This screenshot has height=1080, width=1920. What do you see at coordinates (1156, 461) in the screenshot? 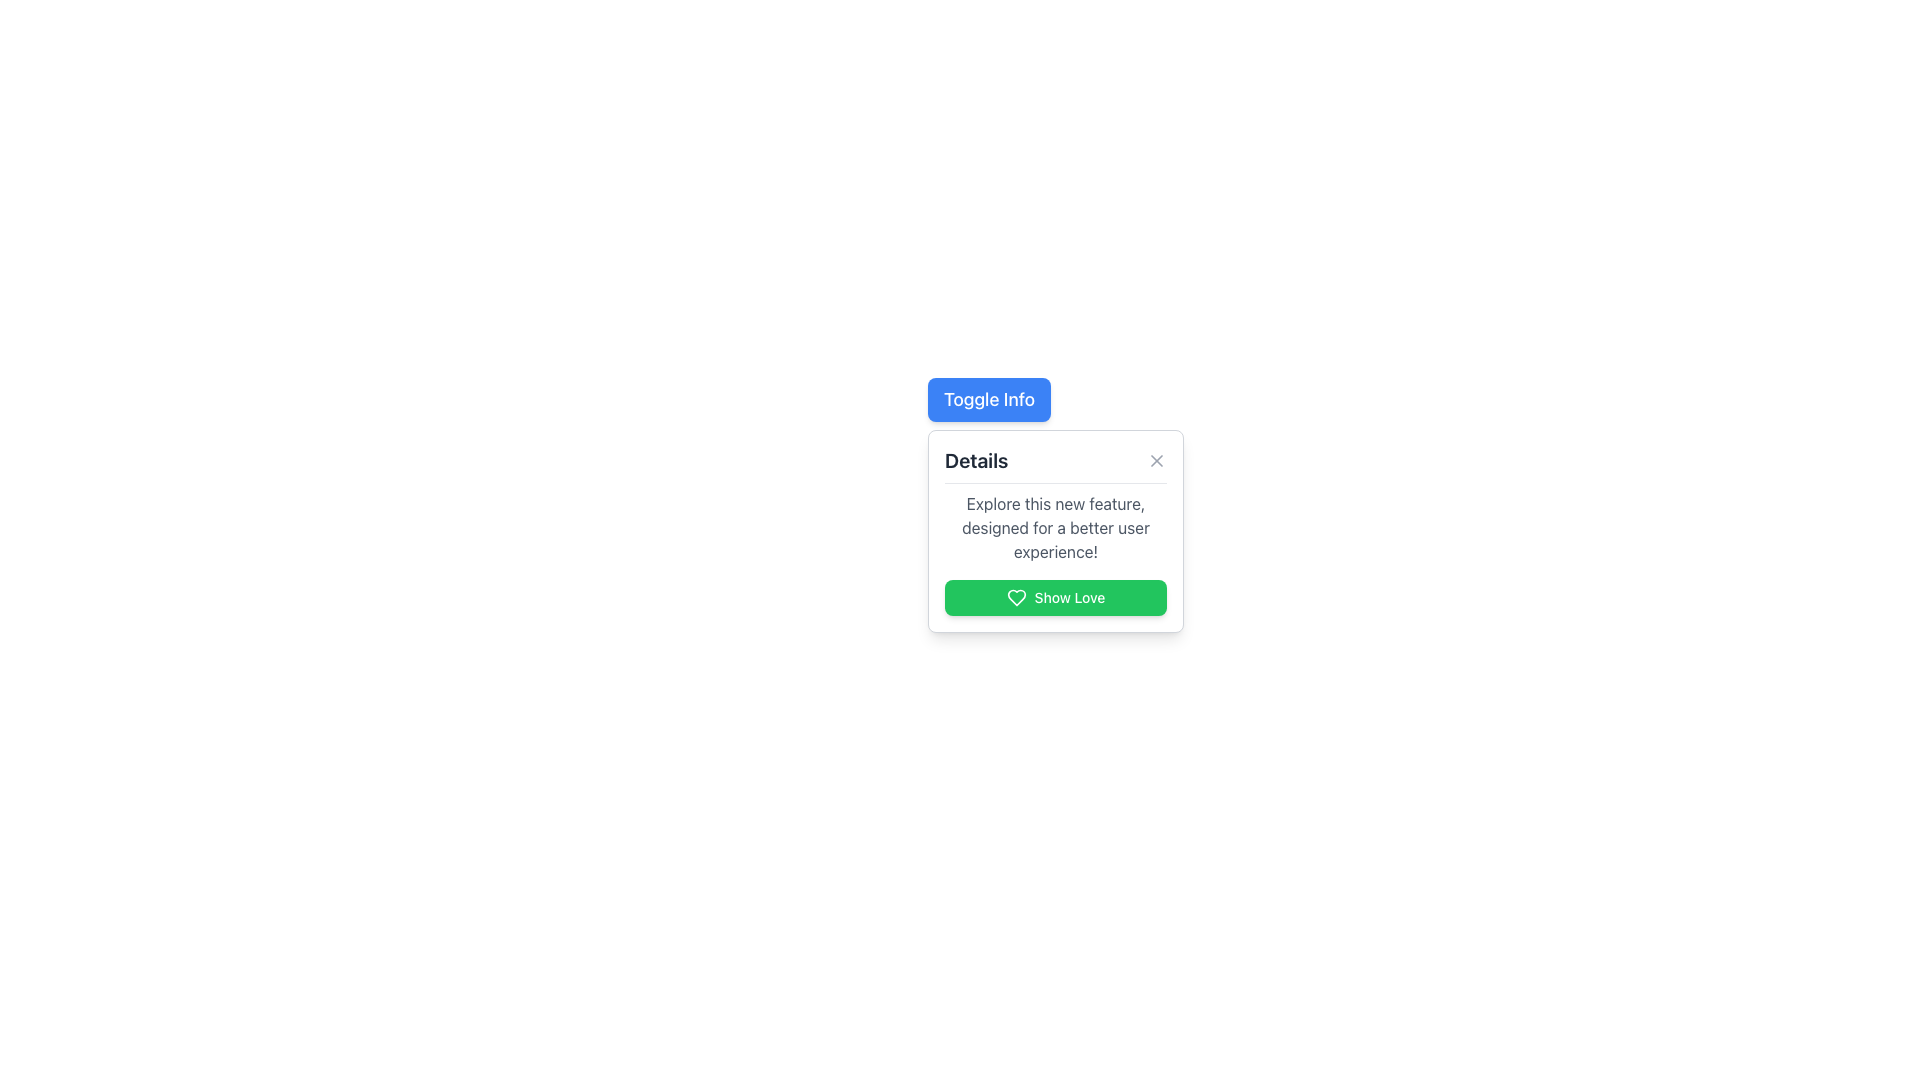
I see `the 'close' button located at the top-right corner of the 'Details' section to trigger styling changes` at bounding box center [1156, 461].